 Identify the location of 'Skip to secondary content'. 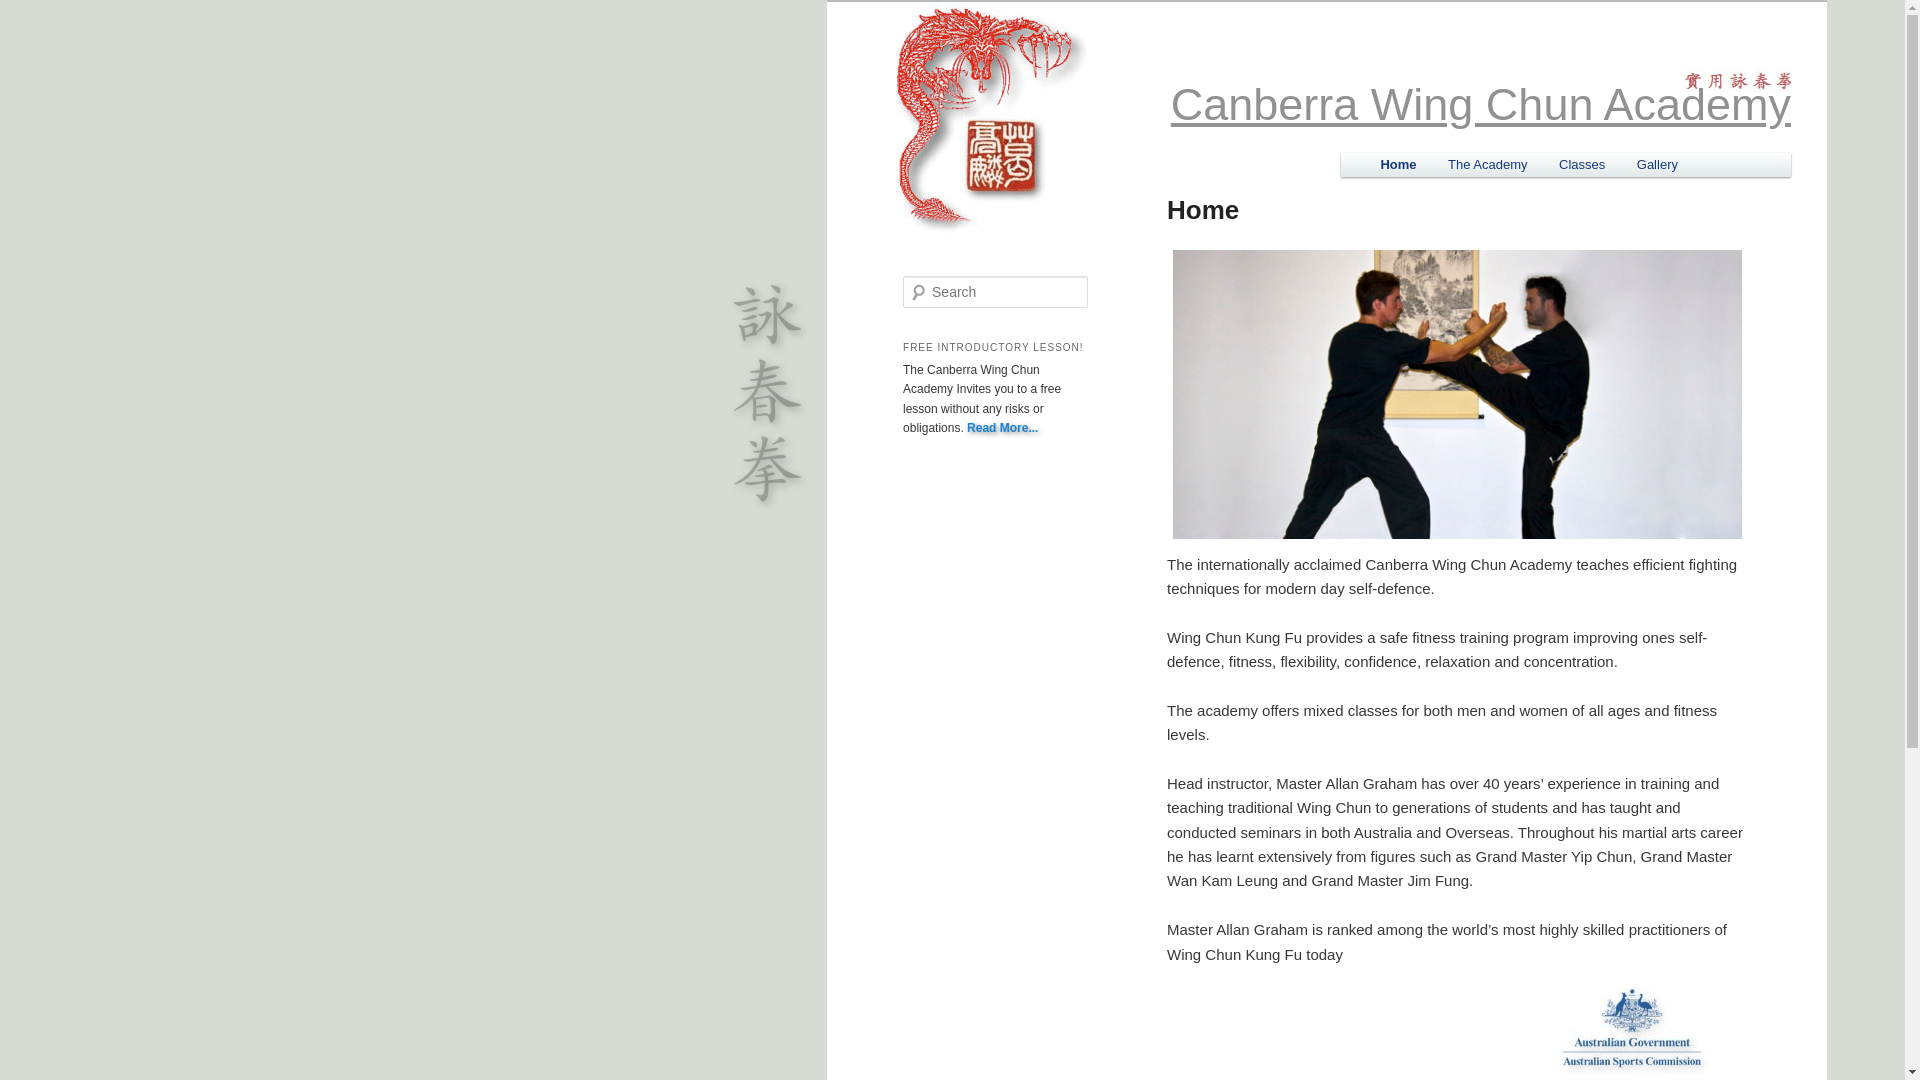
(1479, 165).